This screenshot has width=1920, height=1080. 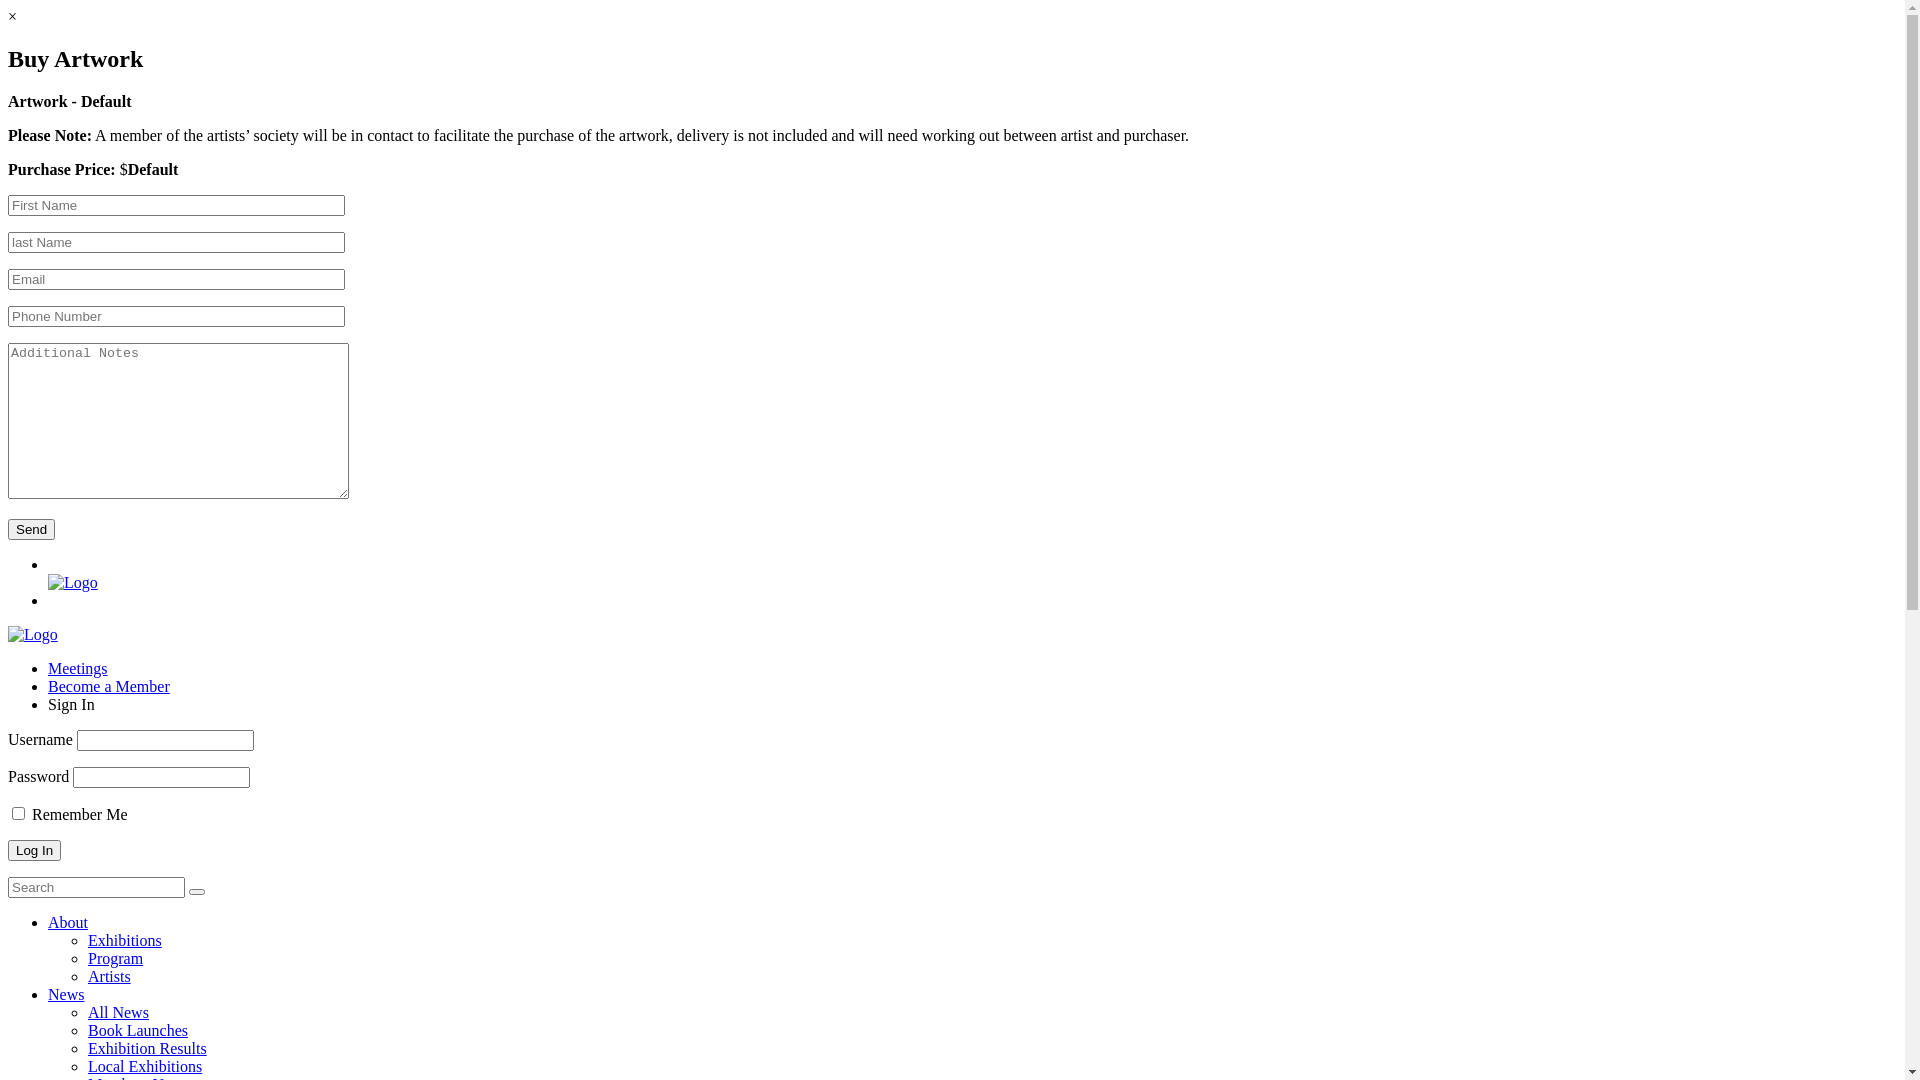 I want to click on 'Exhibition Results', so click(x=146, y=1047).